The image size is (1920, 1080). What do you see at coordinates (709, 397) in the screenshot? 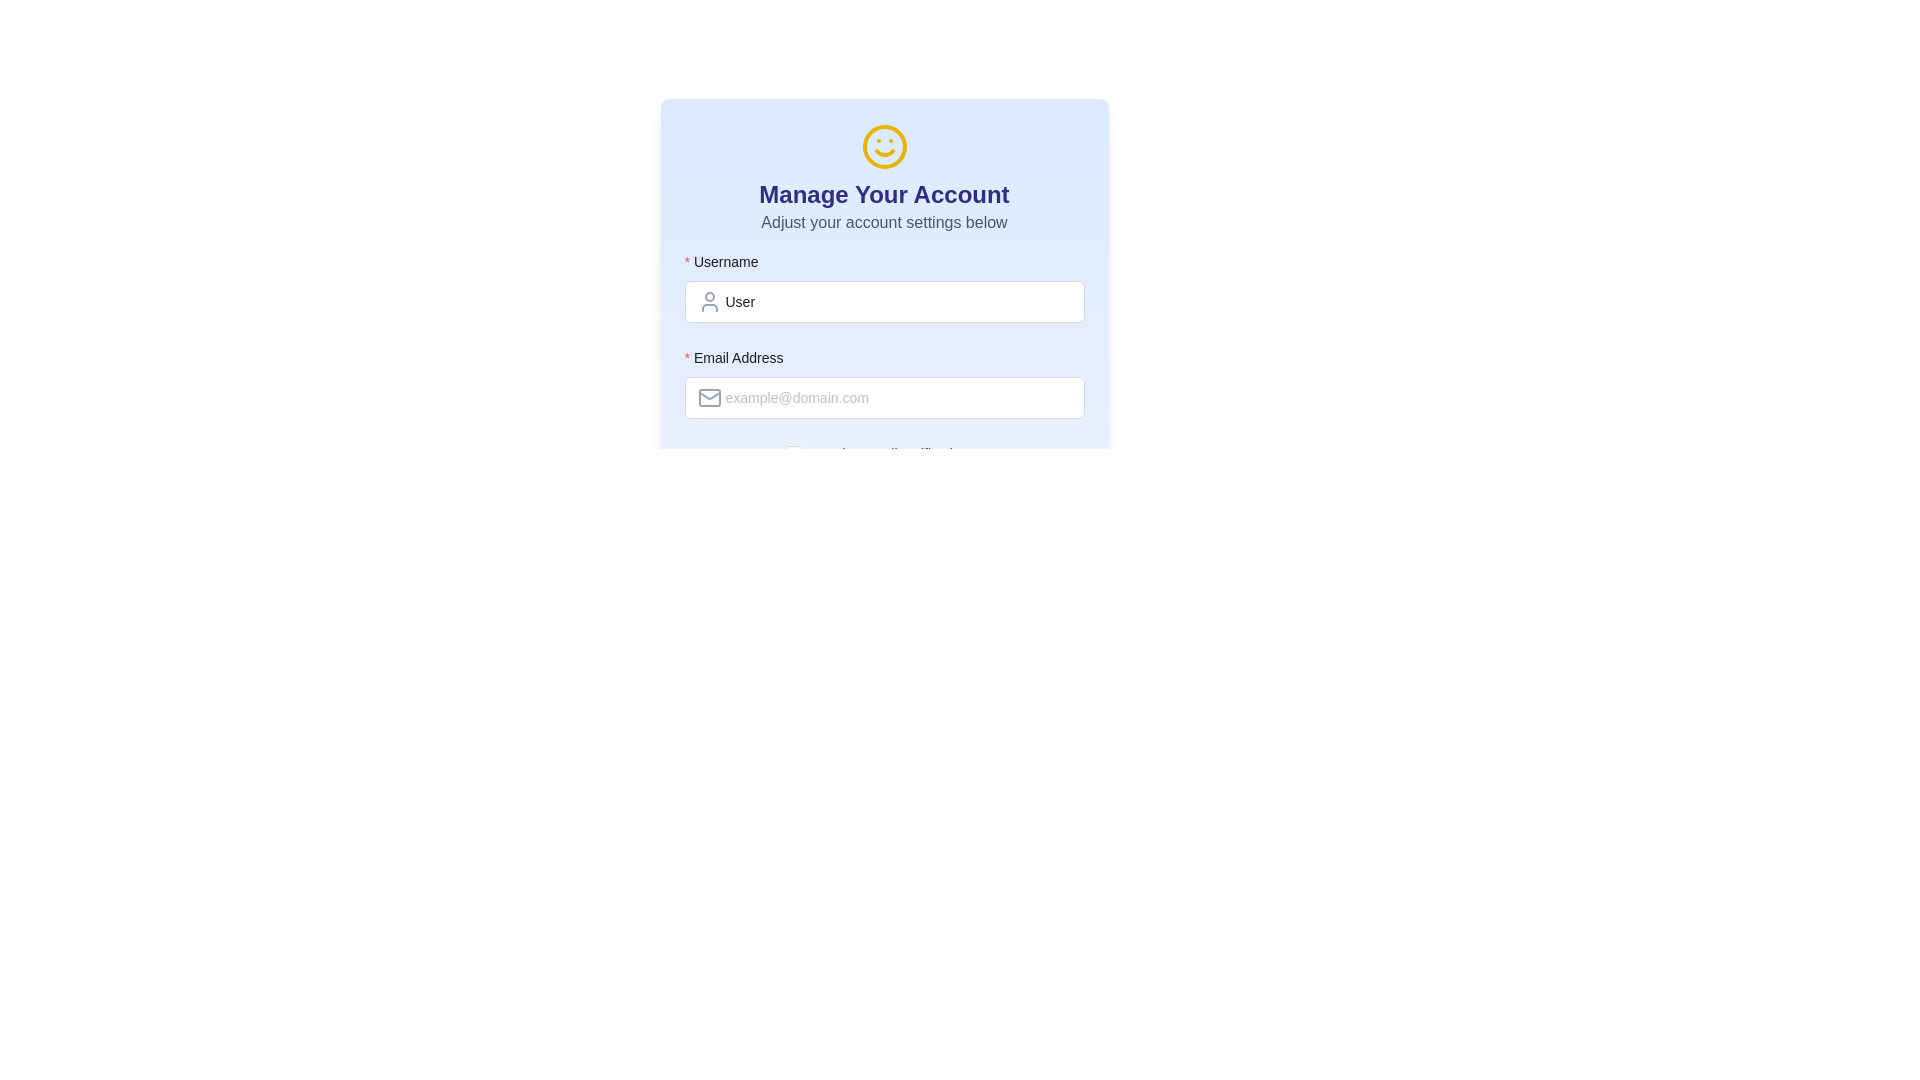
I see `the visual icon for the email address input field, located on the left side of the Email Address input field in the 'Manage Your Account' form interface` at bounding box center [709, 397].